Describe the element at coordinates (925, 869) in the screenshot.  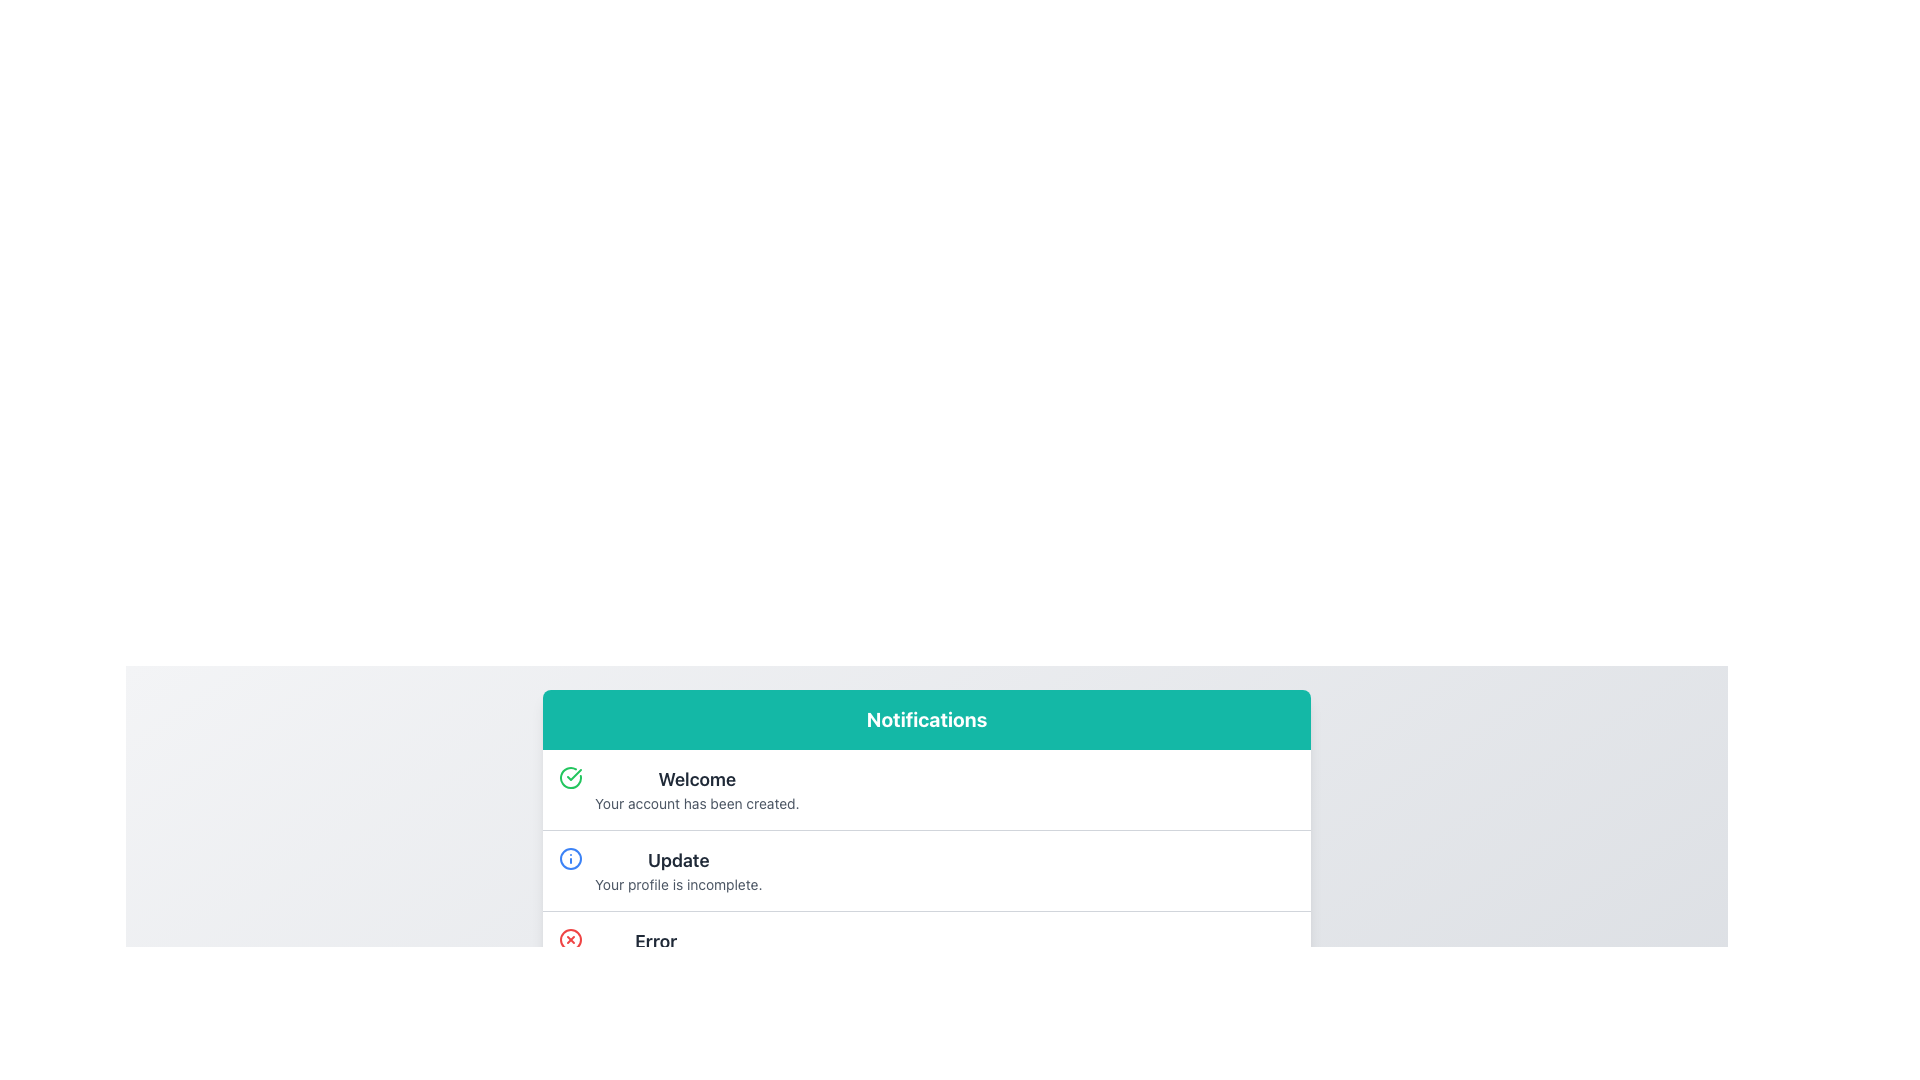
I see `the Notification Component that informs users about the incompleteness of their profile, positioned between the 'Welcome' and 'Error' notifications to interact with any linked elements` at that location.